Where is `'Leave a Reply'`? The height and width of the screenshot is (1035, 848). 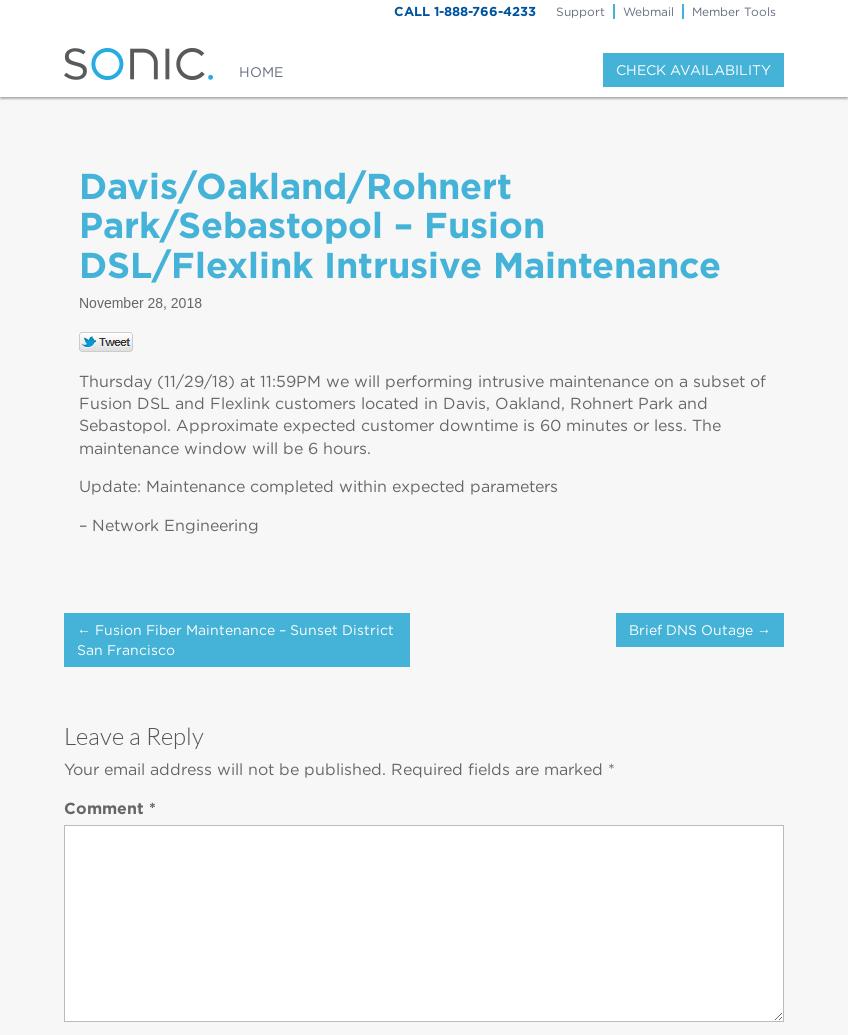 'Leave a Reply' is located at coordinates (132, 733).